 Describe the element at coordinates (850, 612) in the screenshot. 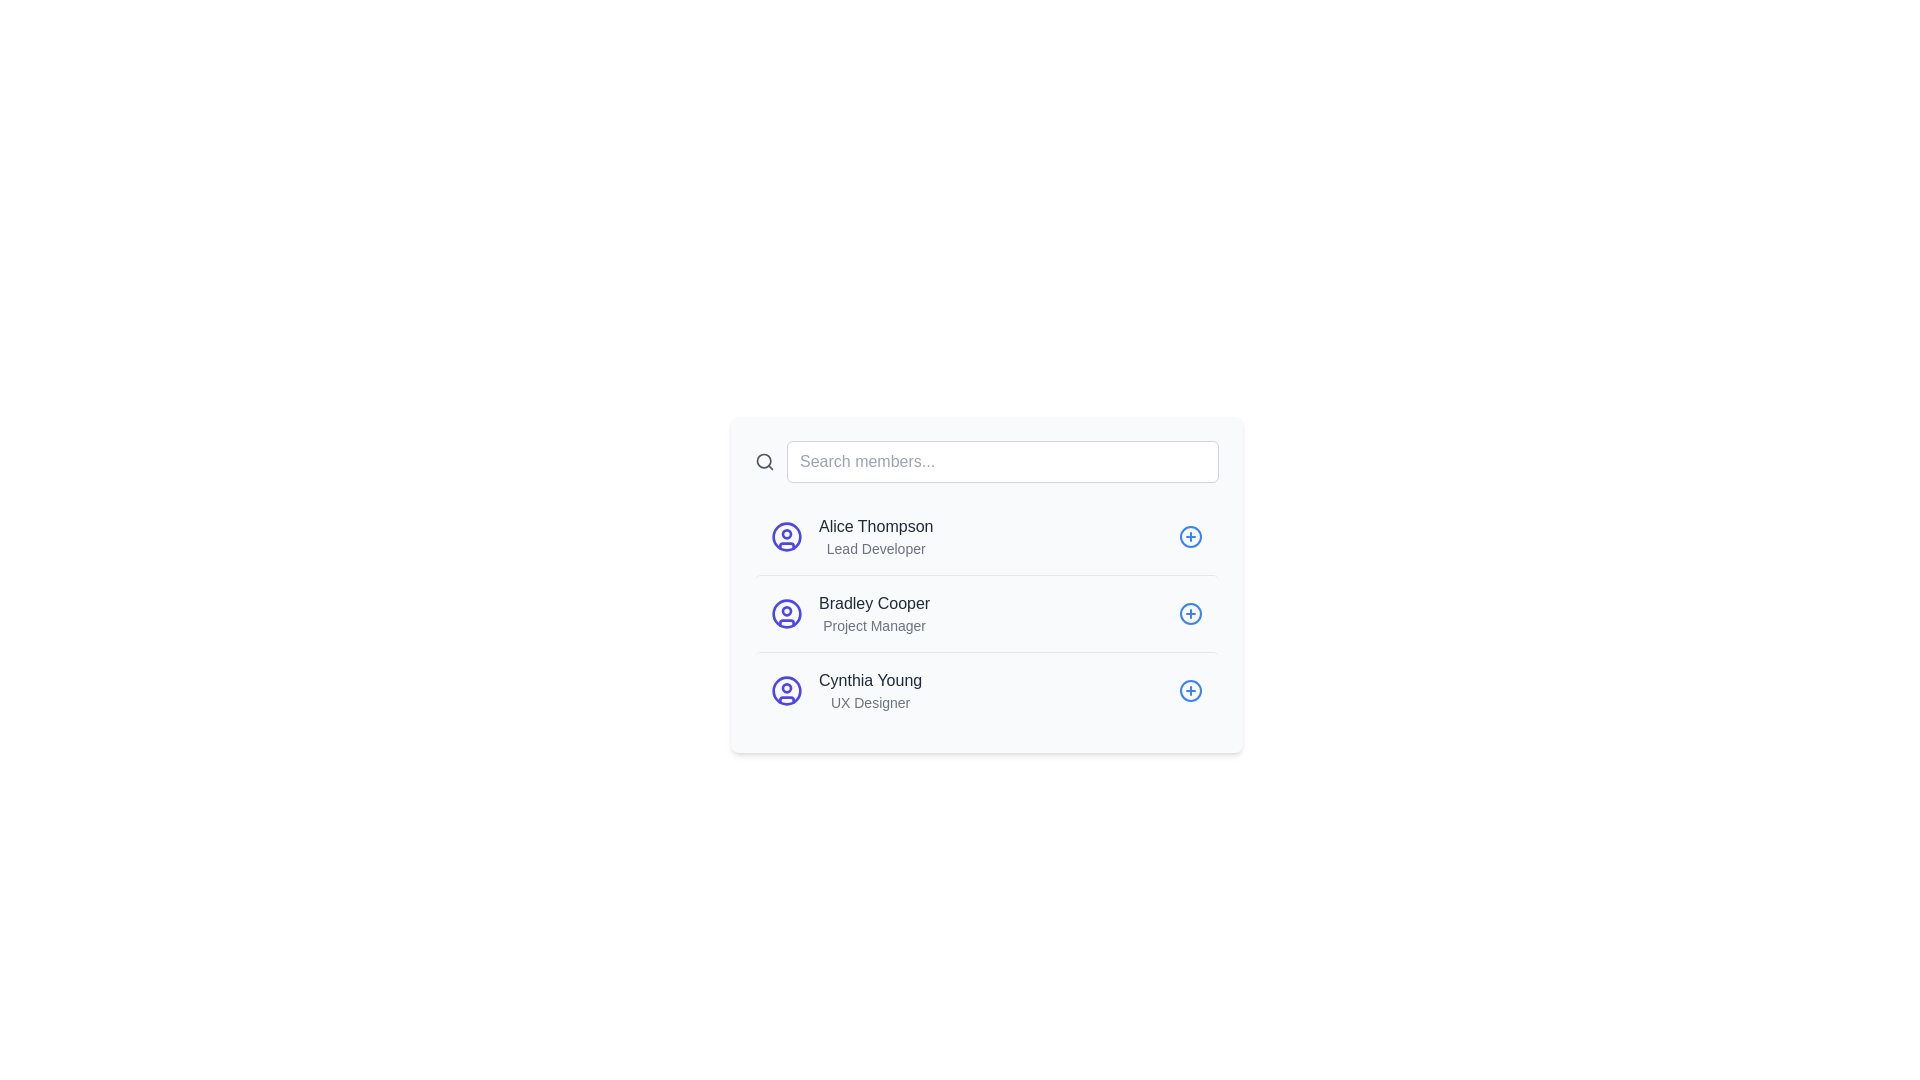

I see `the Profile display item for Bradley Cooper, which is the second entry` at that location.